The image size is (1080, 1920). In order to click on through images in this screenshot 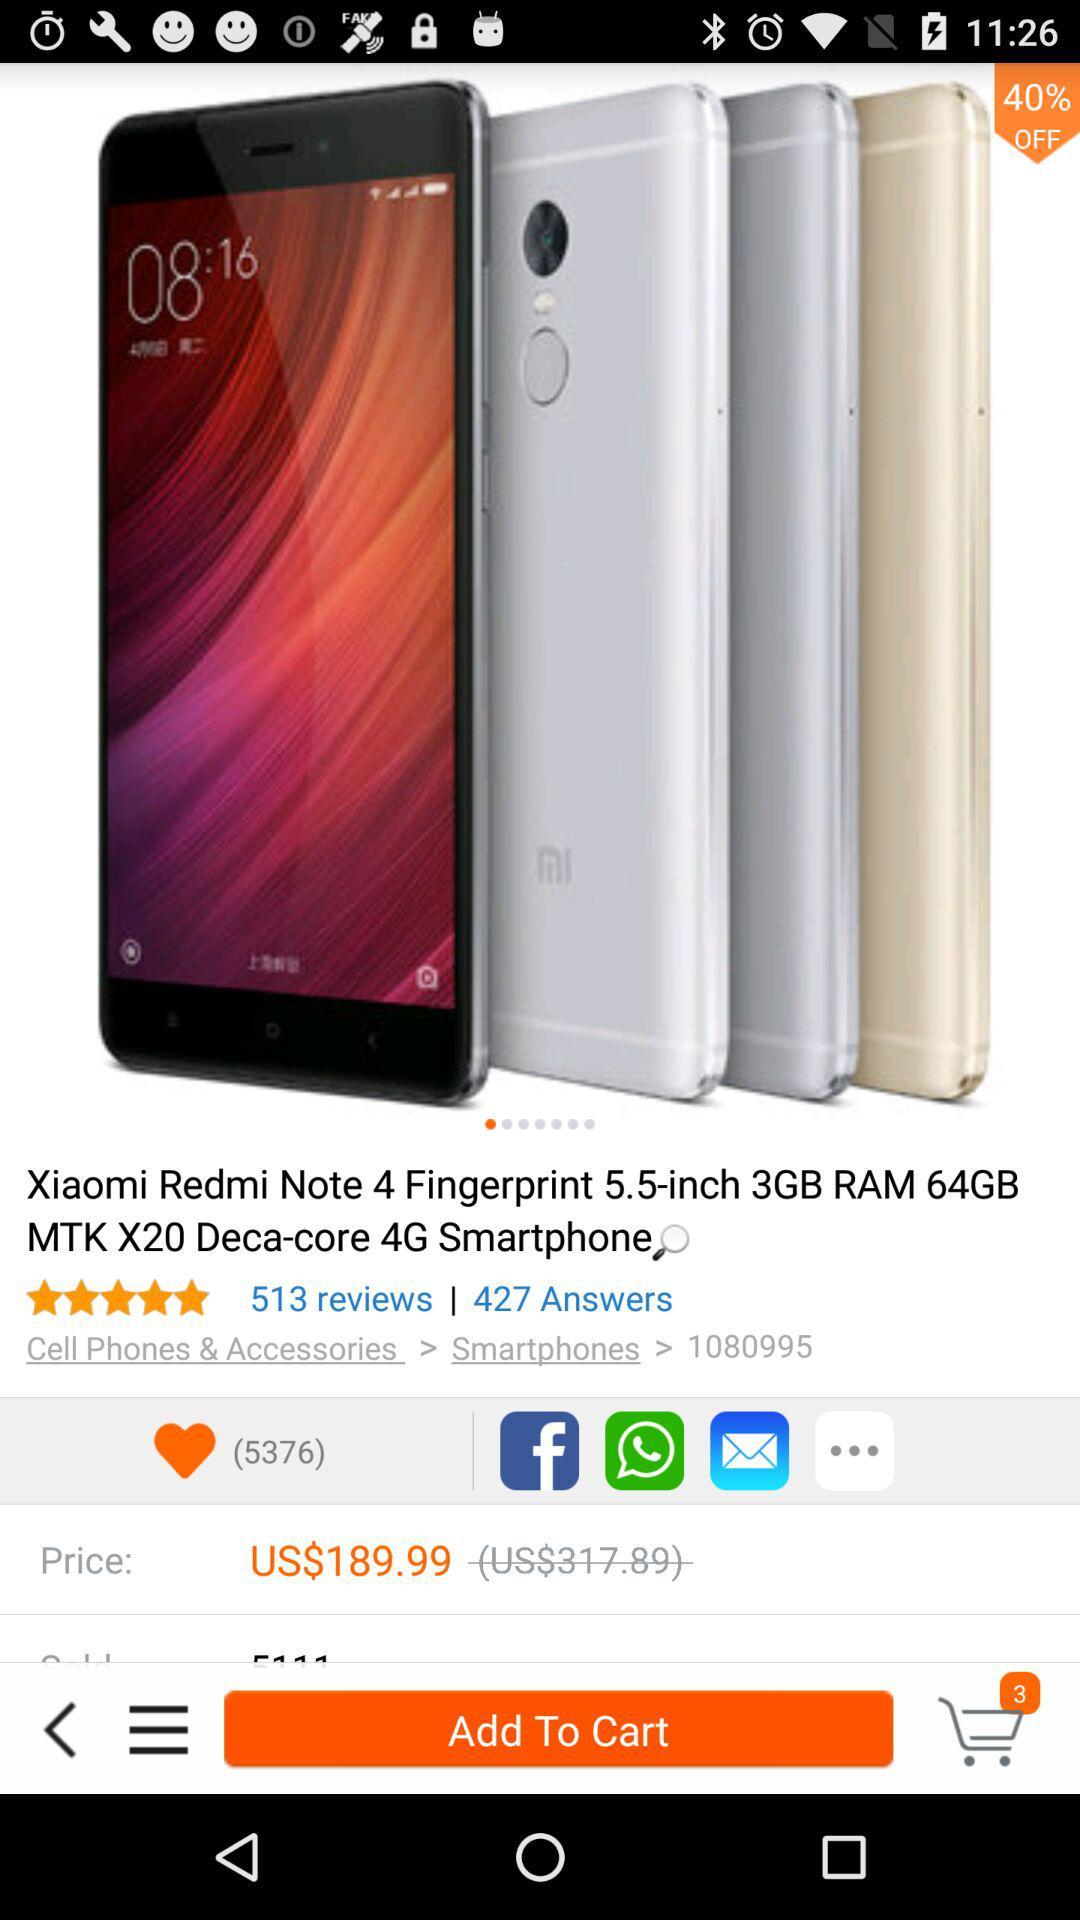, I will do `click(522, 1124)`.